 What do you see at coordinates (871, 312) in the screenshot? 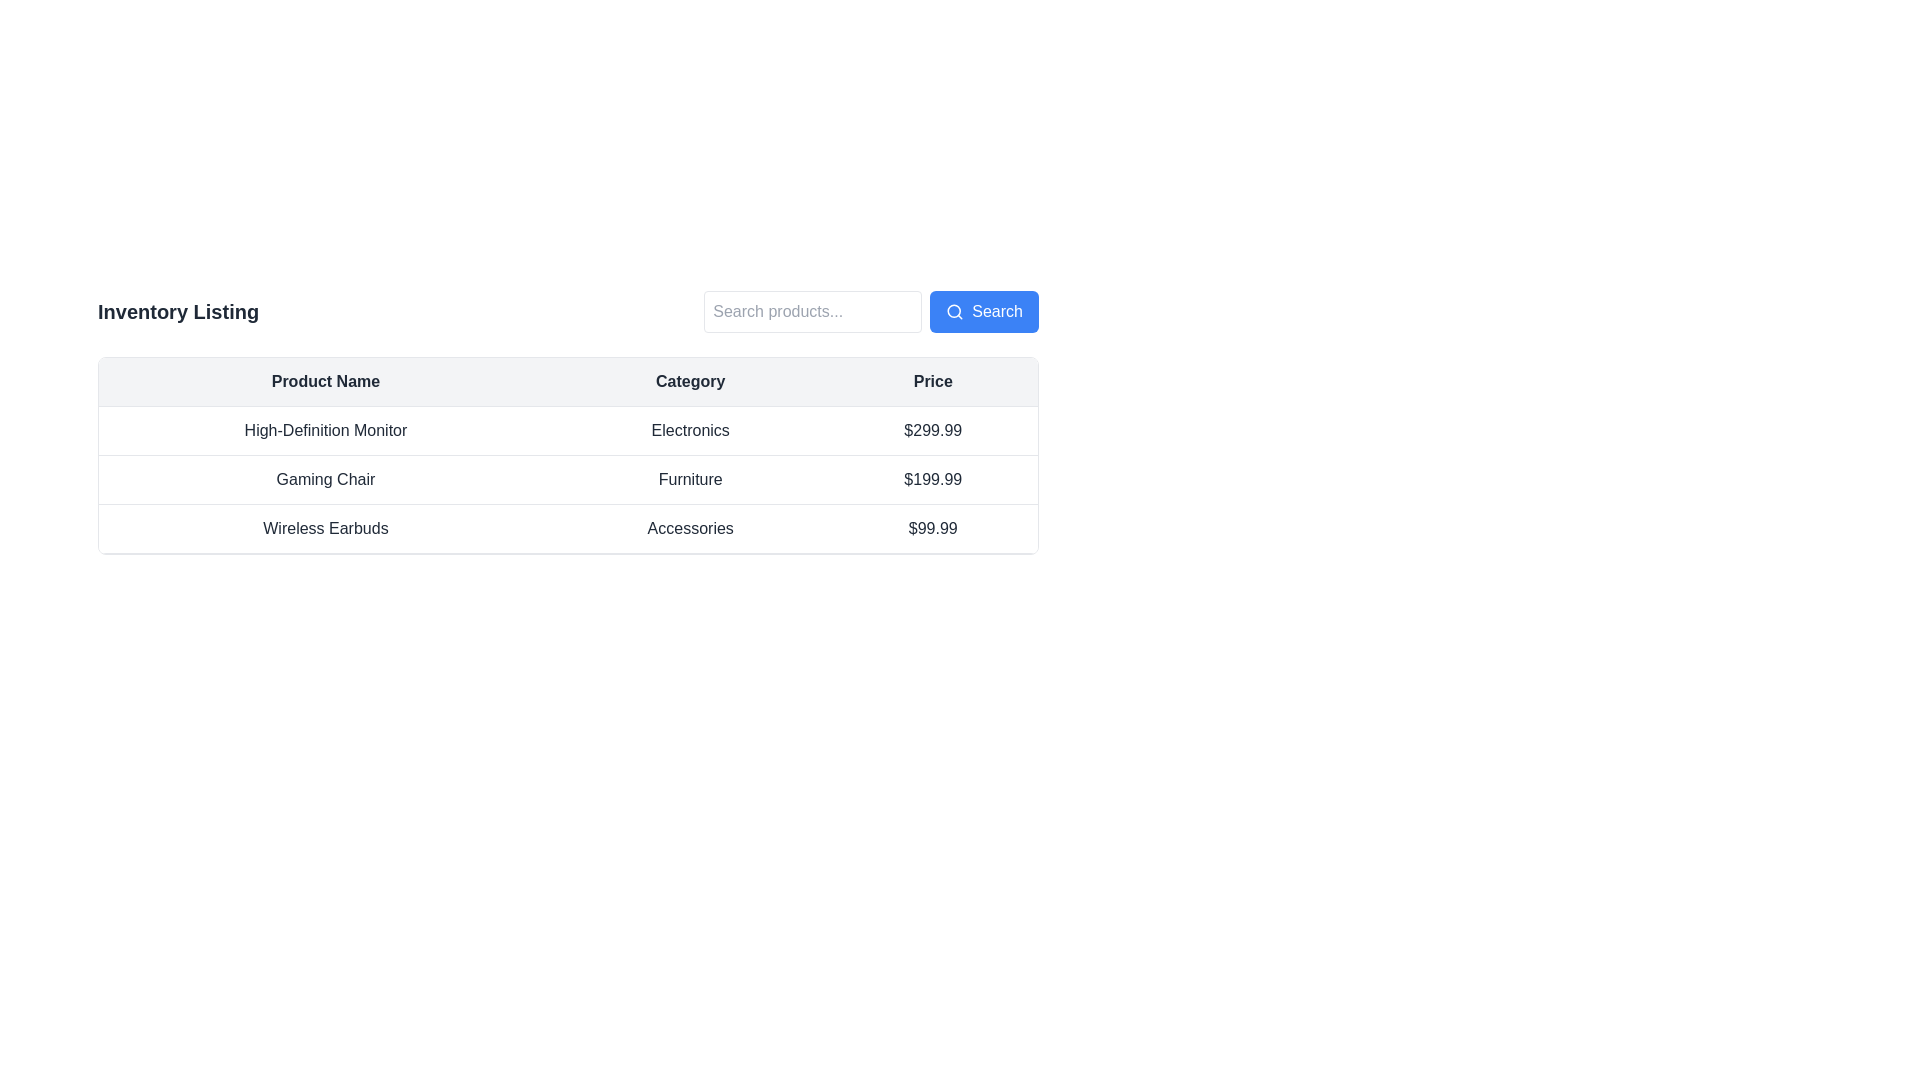
I see `within the input field of the Search bar located in the upper center-right of the 'Inventory Listing' section to type a query` at bounding box center [871, 312].